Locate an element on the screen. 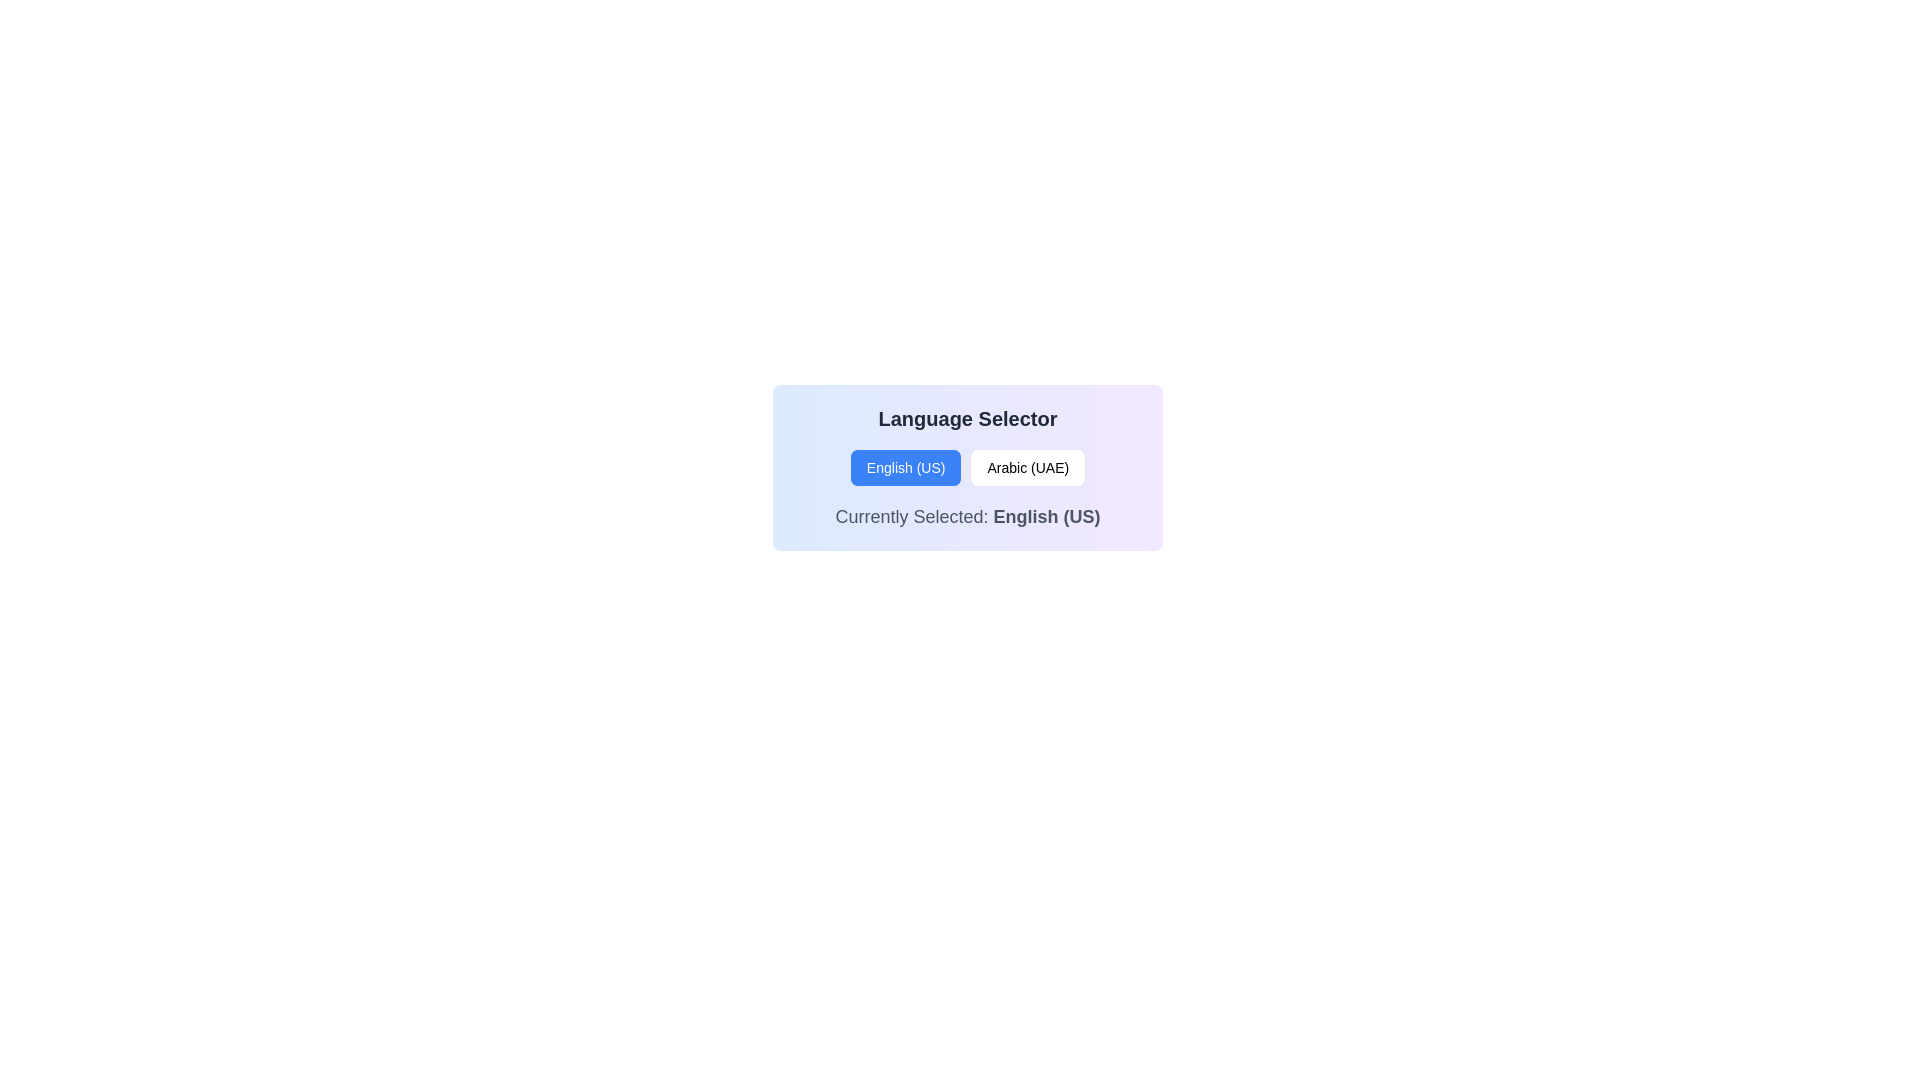  the 'Arabic (UAE)' language selection button, which is the second button in the Language Selector group, located to the right of the 'English (US)' button is located at coordinates (1028, 467).